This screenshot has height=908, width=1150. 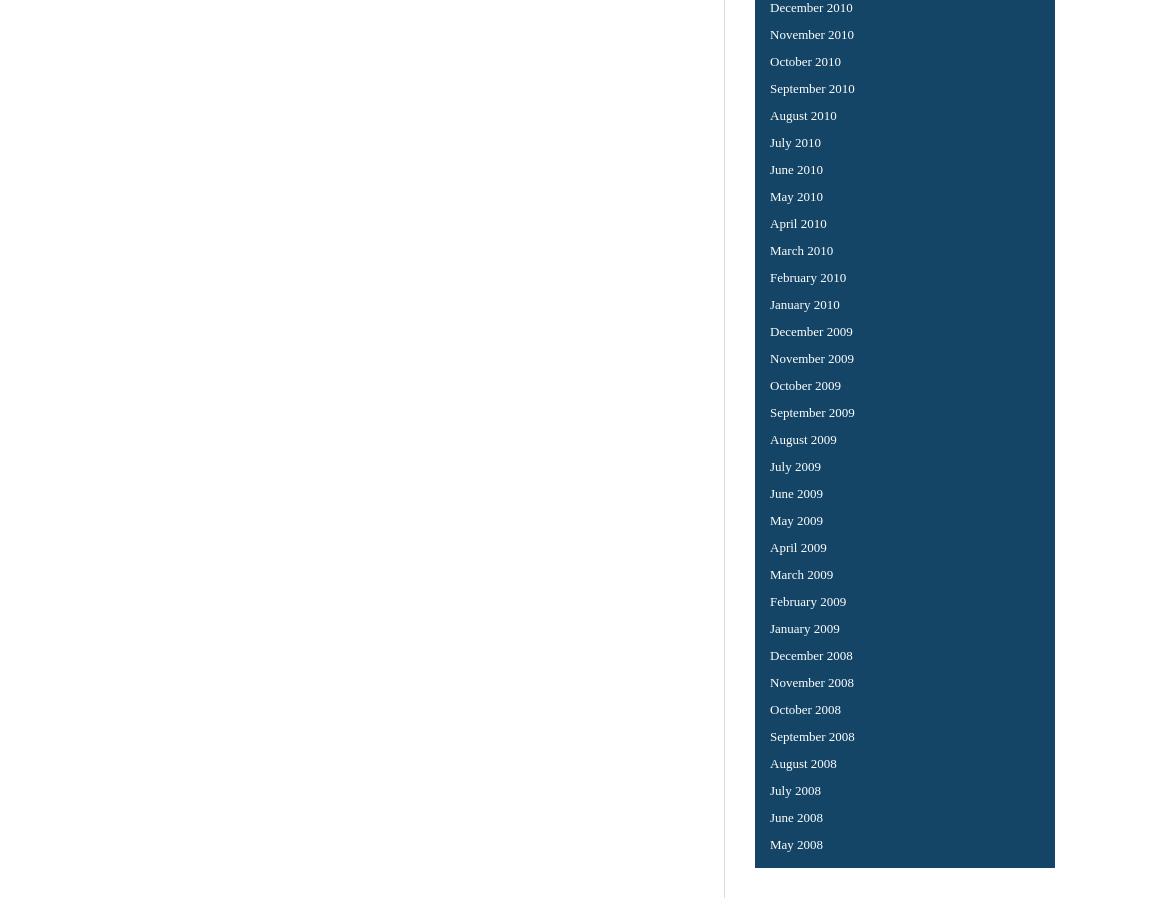 I want to click on 'May 2010', so click(x=795, y=195).